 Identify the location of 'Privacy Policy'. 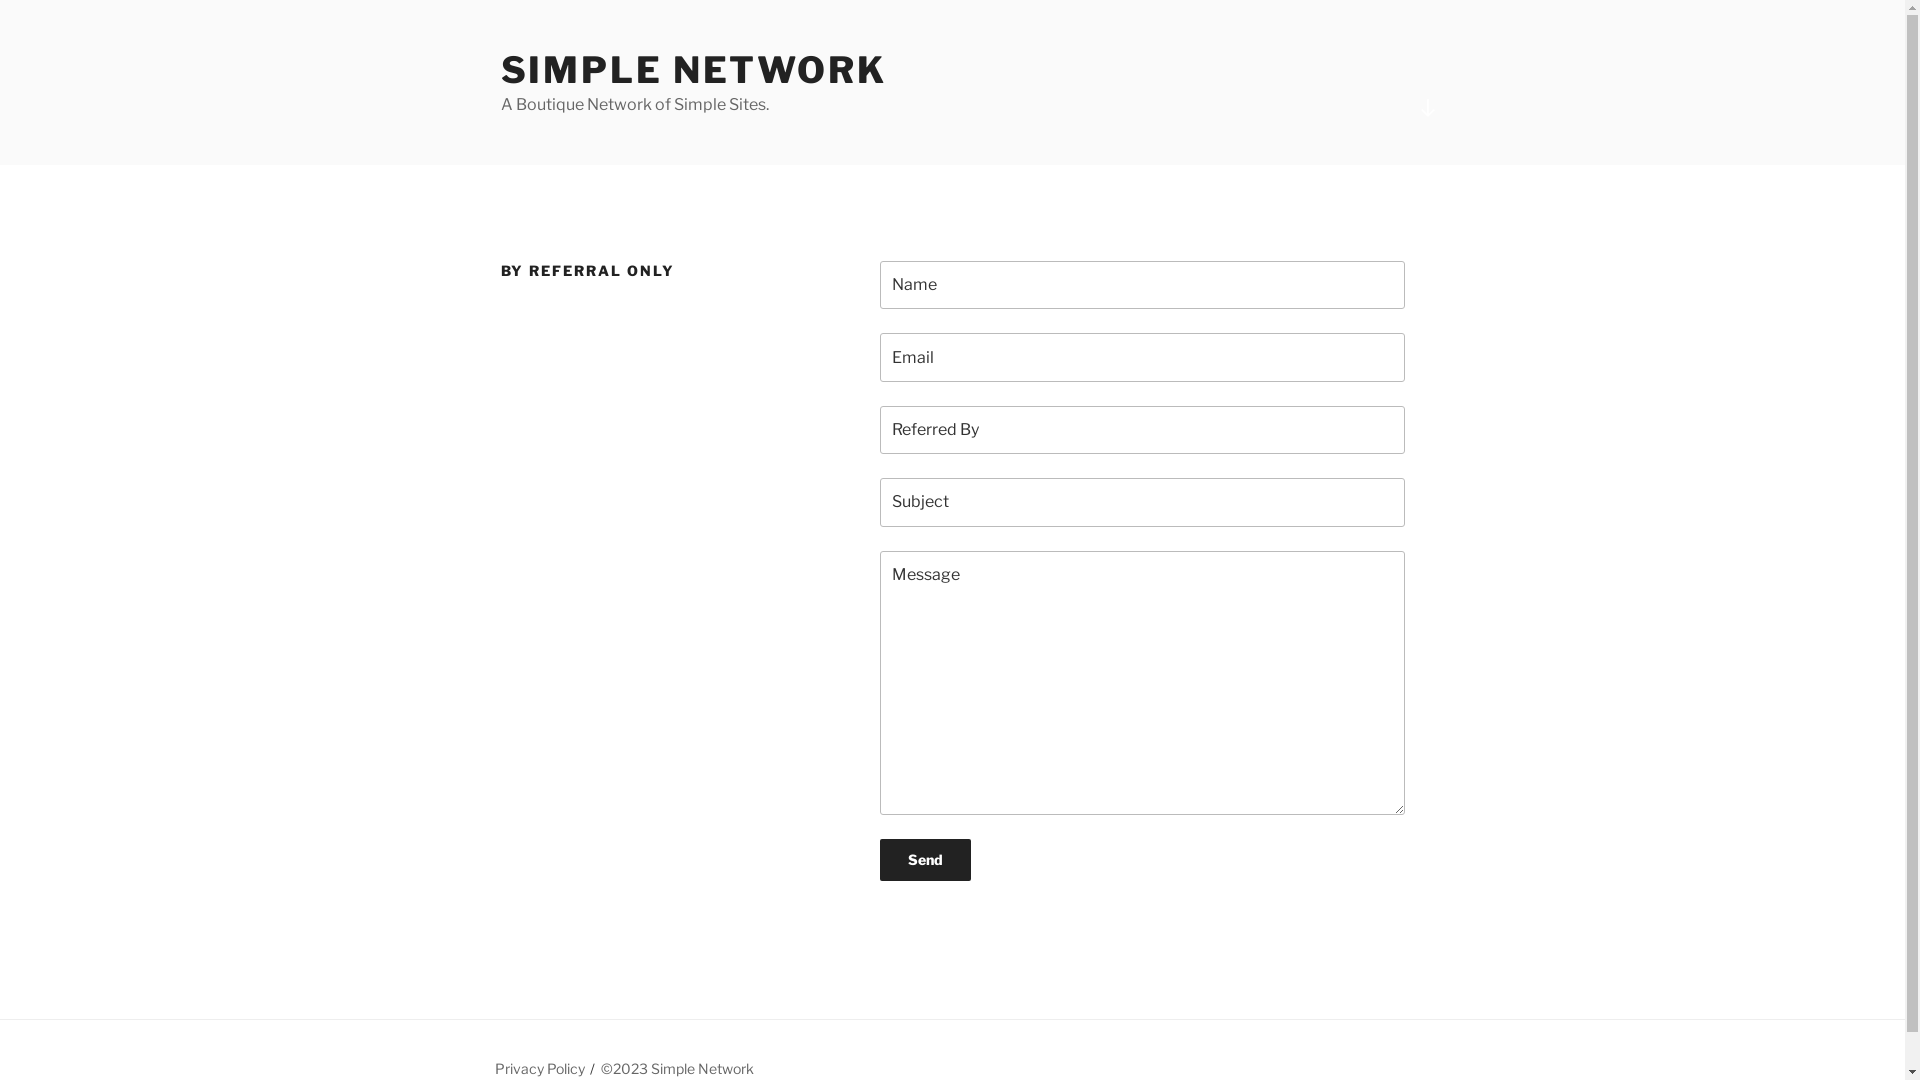
(538, 1067).